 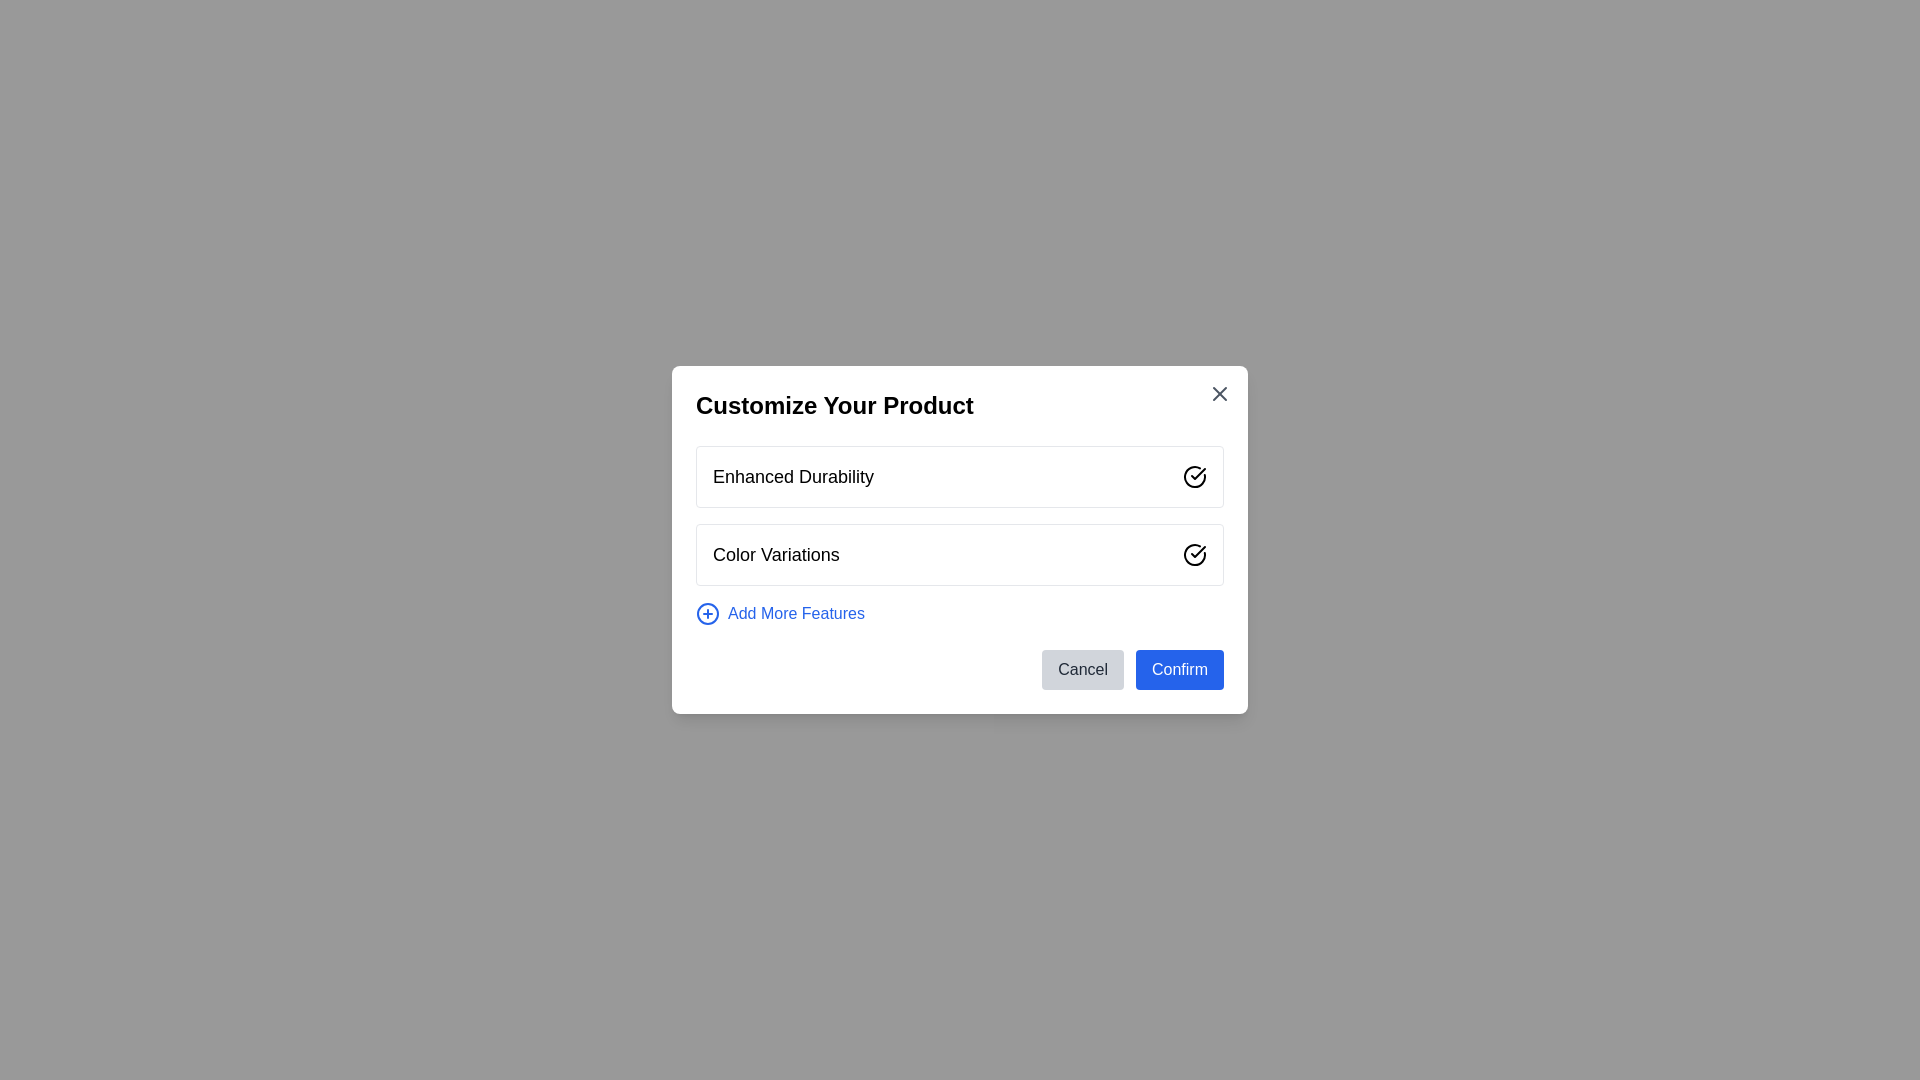 I want to click on the visual state of the confirmation icon for the 'Enhanced Durability' option, which is located in the upper segment of a modal and signifies selection or confirmation, so click(x=1198, y=474).